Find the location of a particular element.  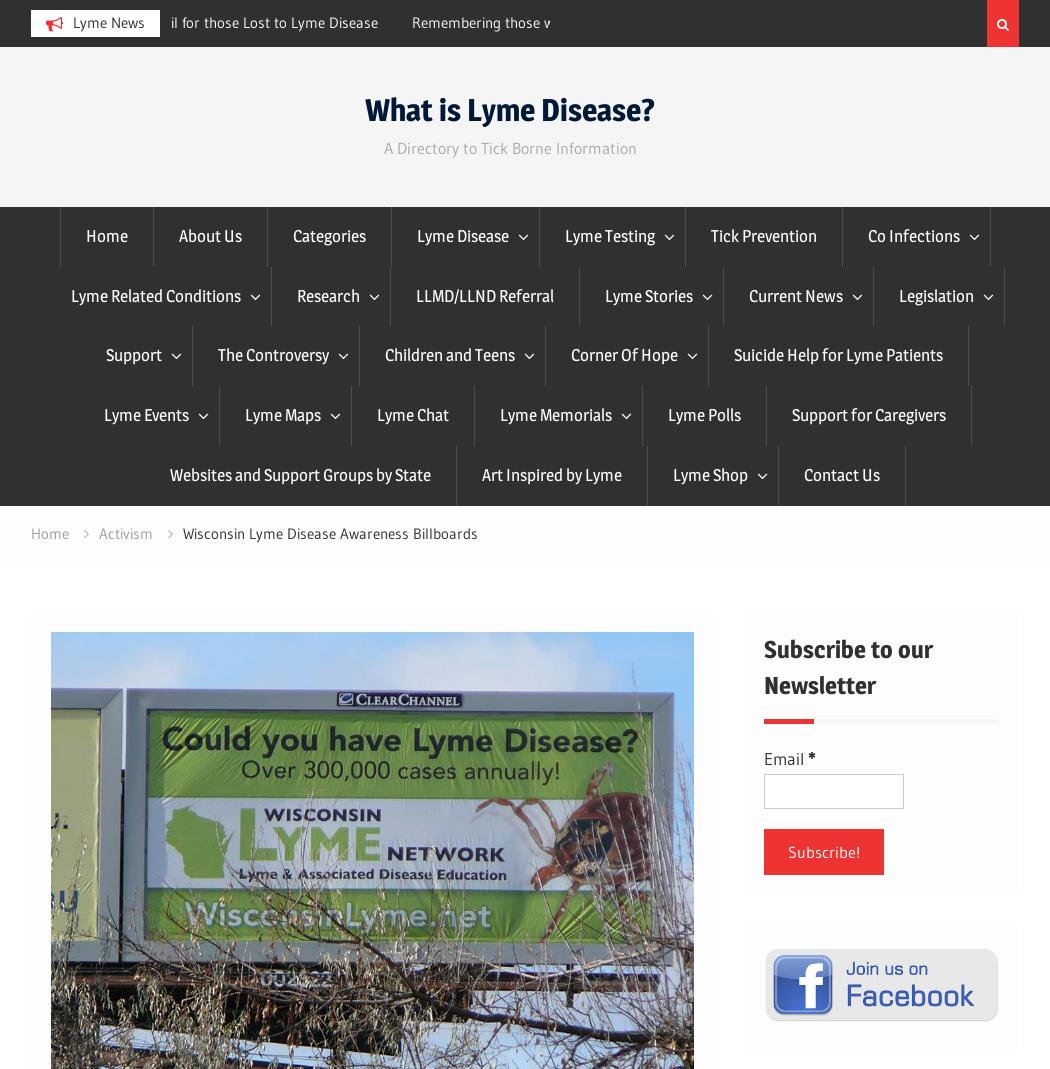

'Tick Prevention' is located at coordinates (763, 233).